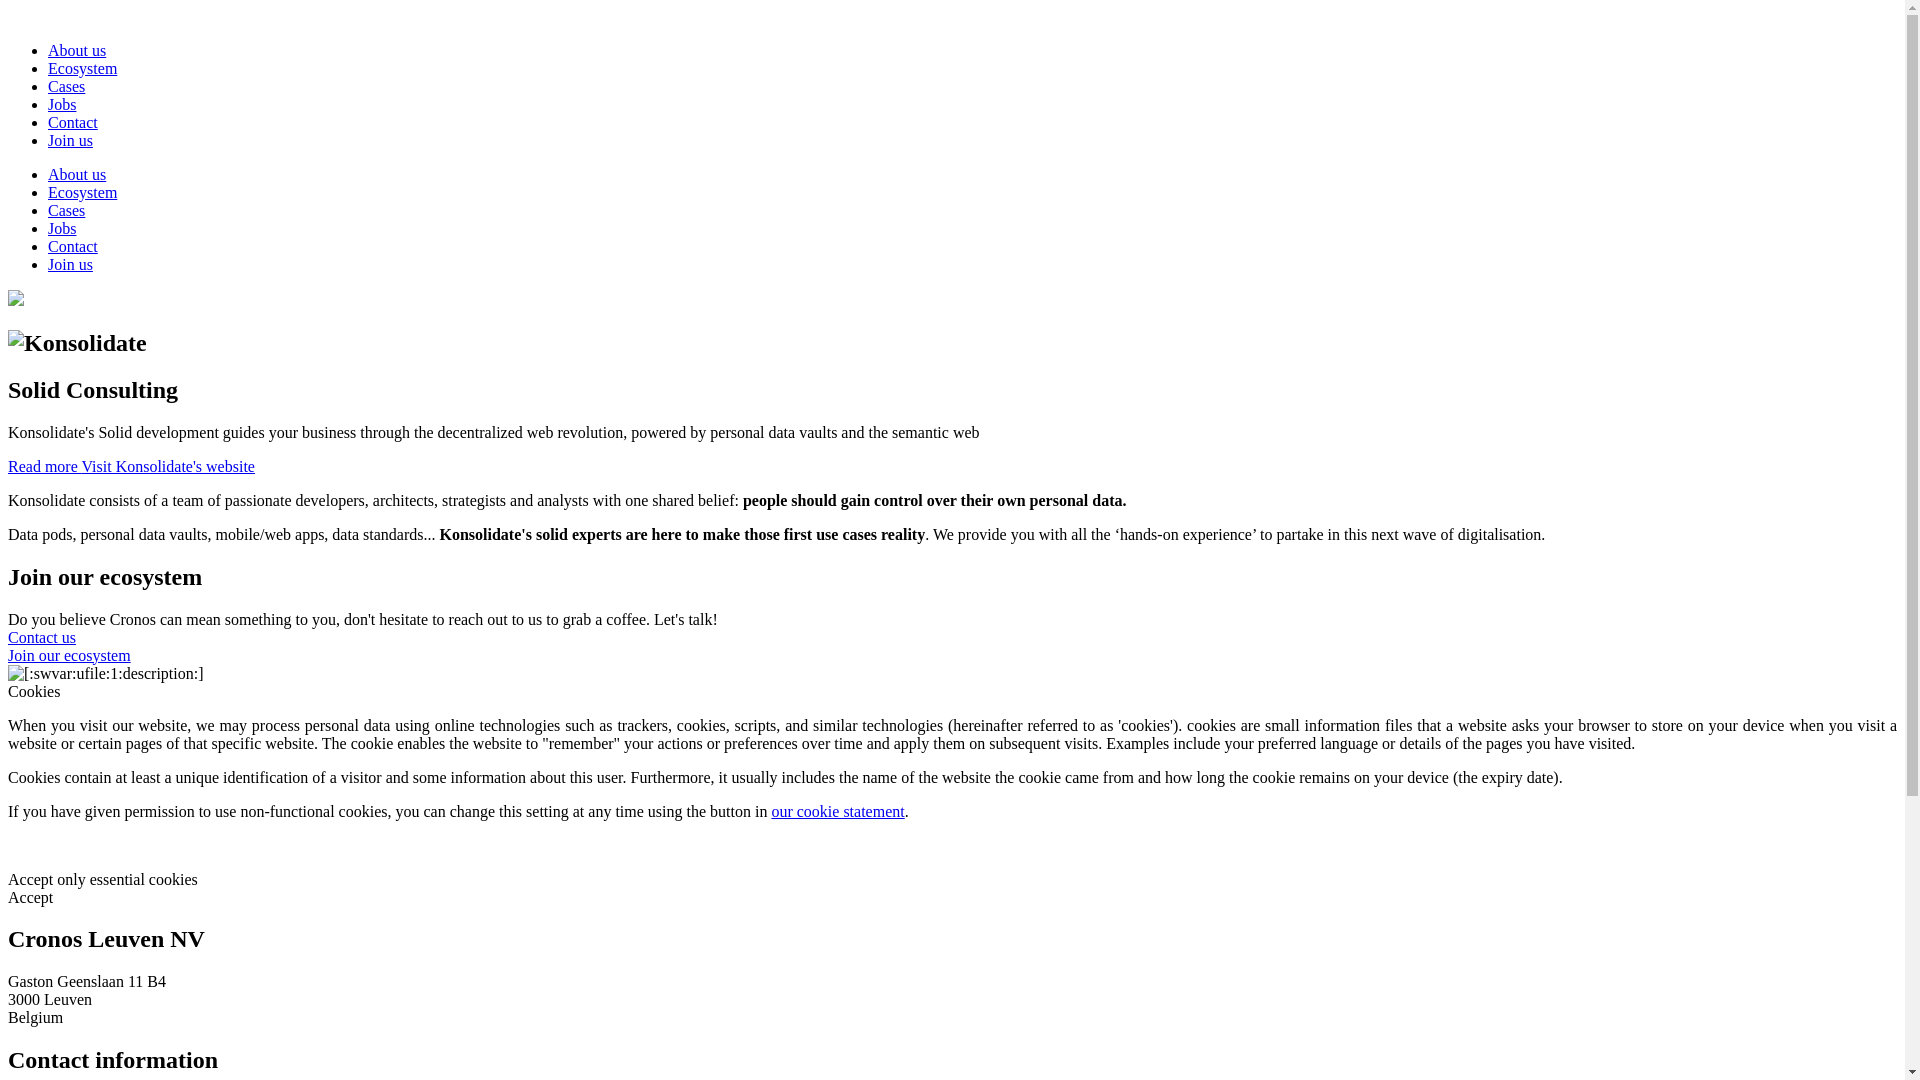  Describe the element at coordinates (48, 49) in the screenshot. I see `'About us'` at that location.